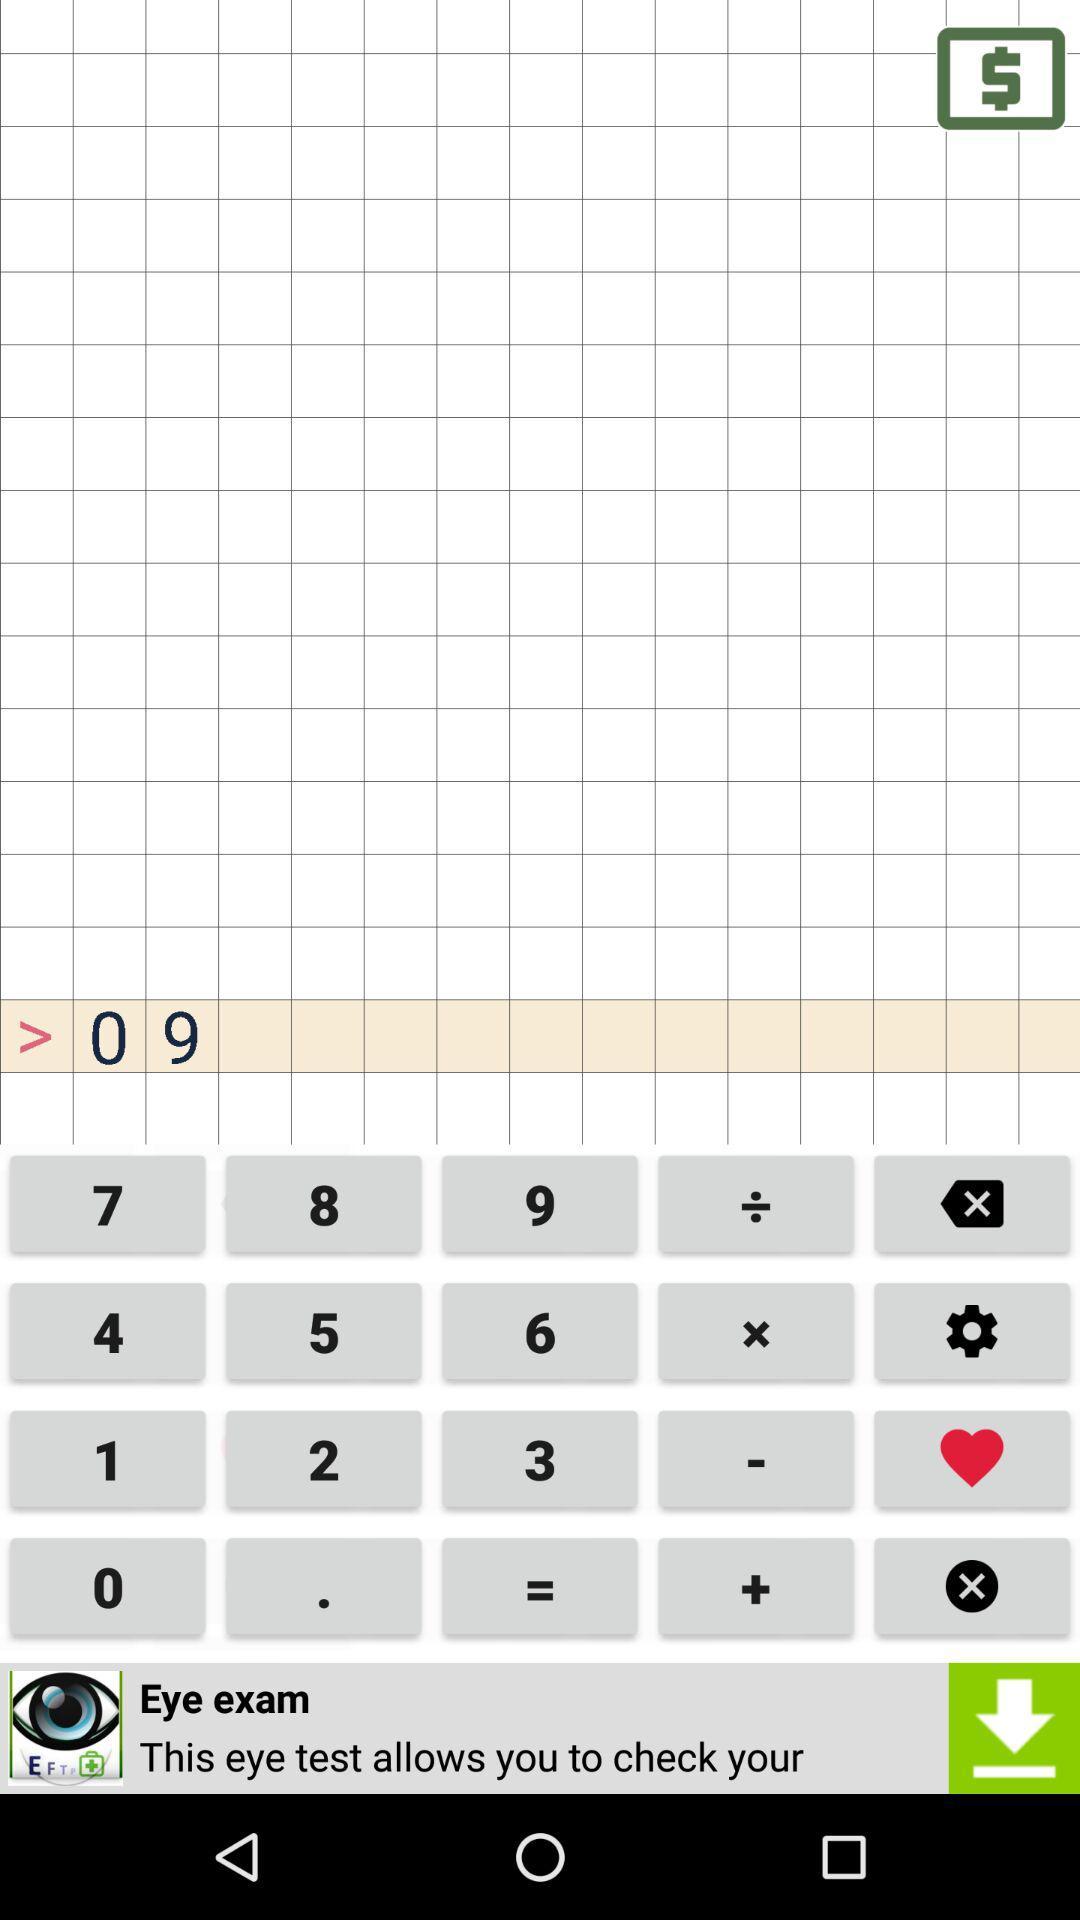 The height and width of the screenshot is (1920, 1080). I want to click on favorites, so click(971, 1458).